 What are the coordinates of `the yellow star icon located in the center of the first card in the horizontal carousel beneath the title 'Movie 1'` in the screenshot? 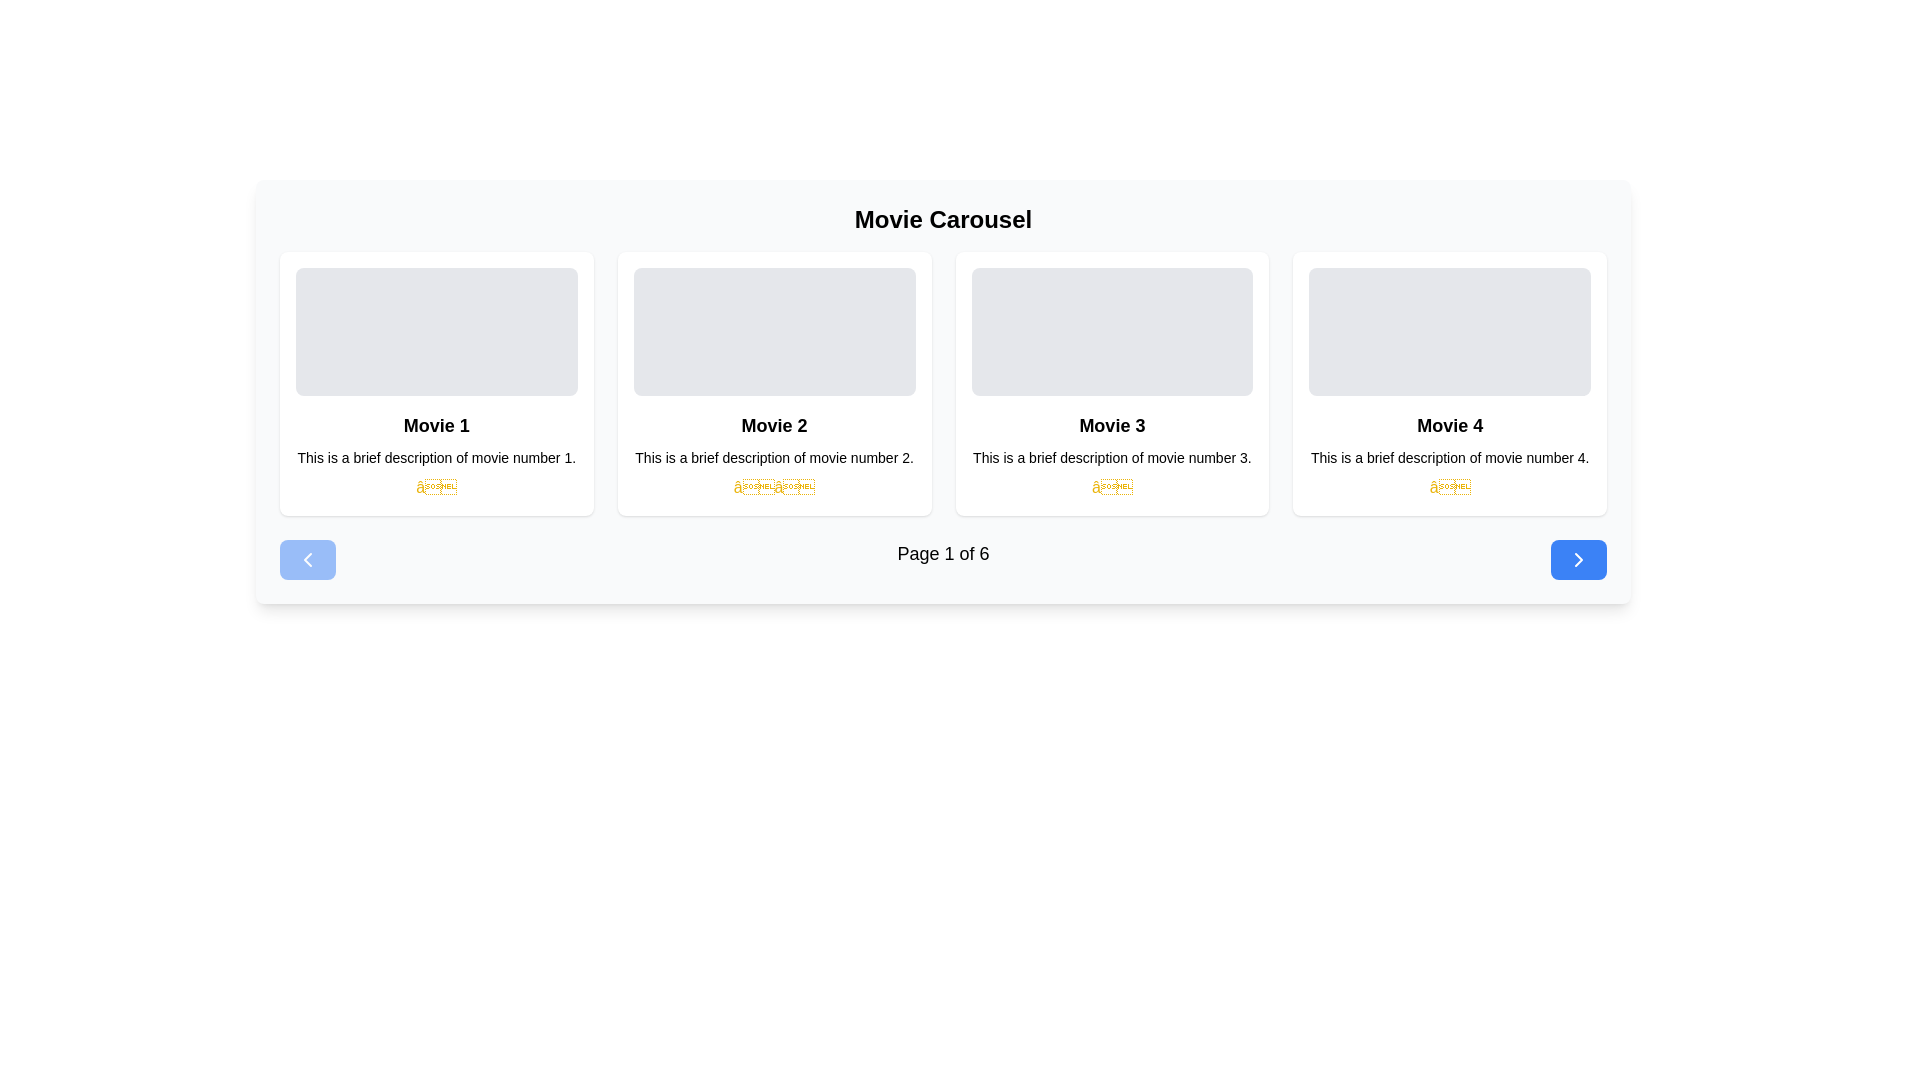 It's located at (435, 487).